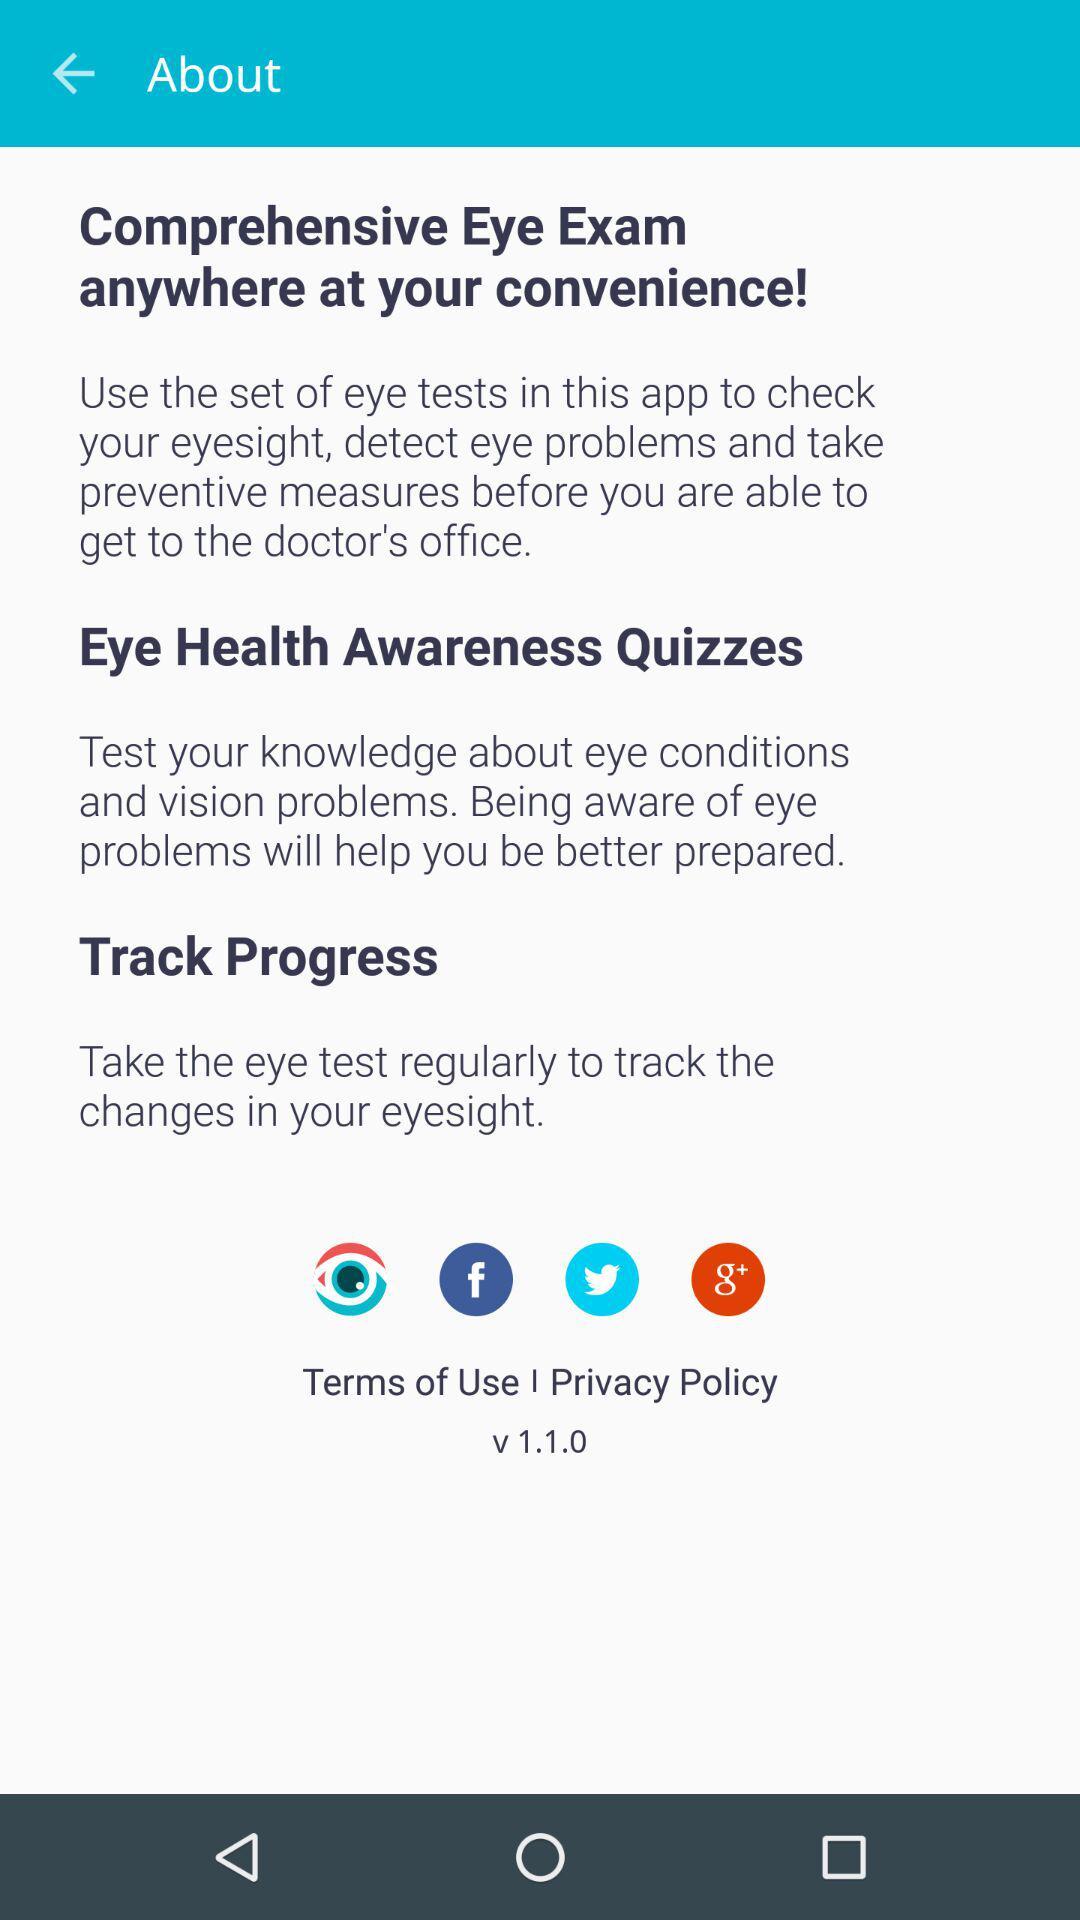  What do you see at coordinates (601, 1278) in the screenshot?
I see `share to twitter` at bounding box center [601, 1278].